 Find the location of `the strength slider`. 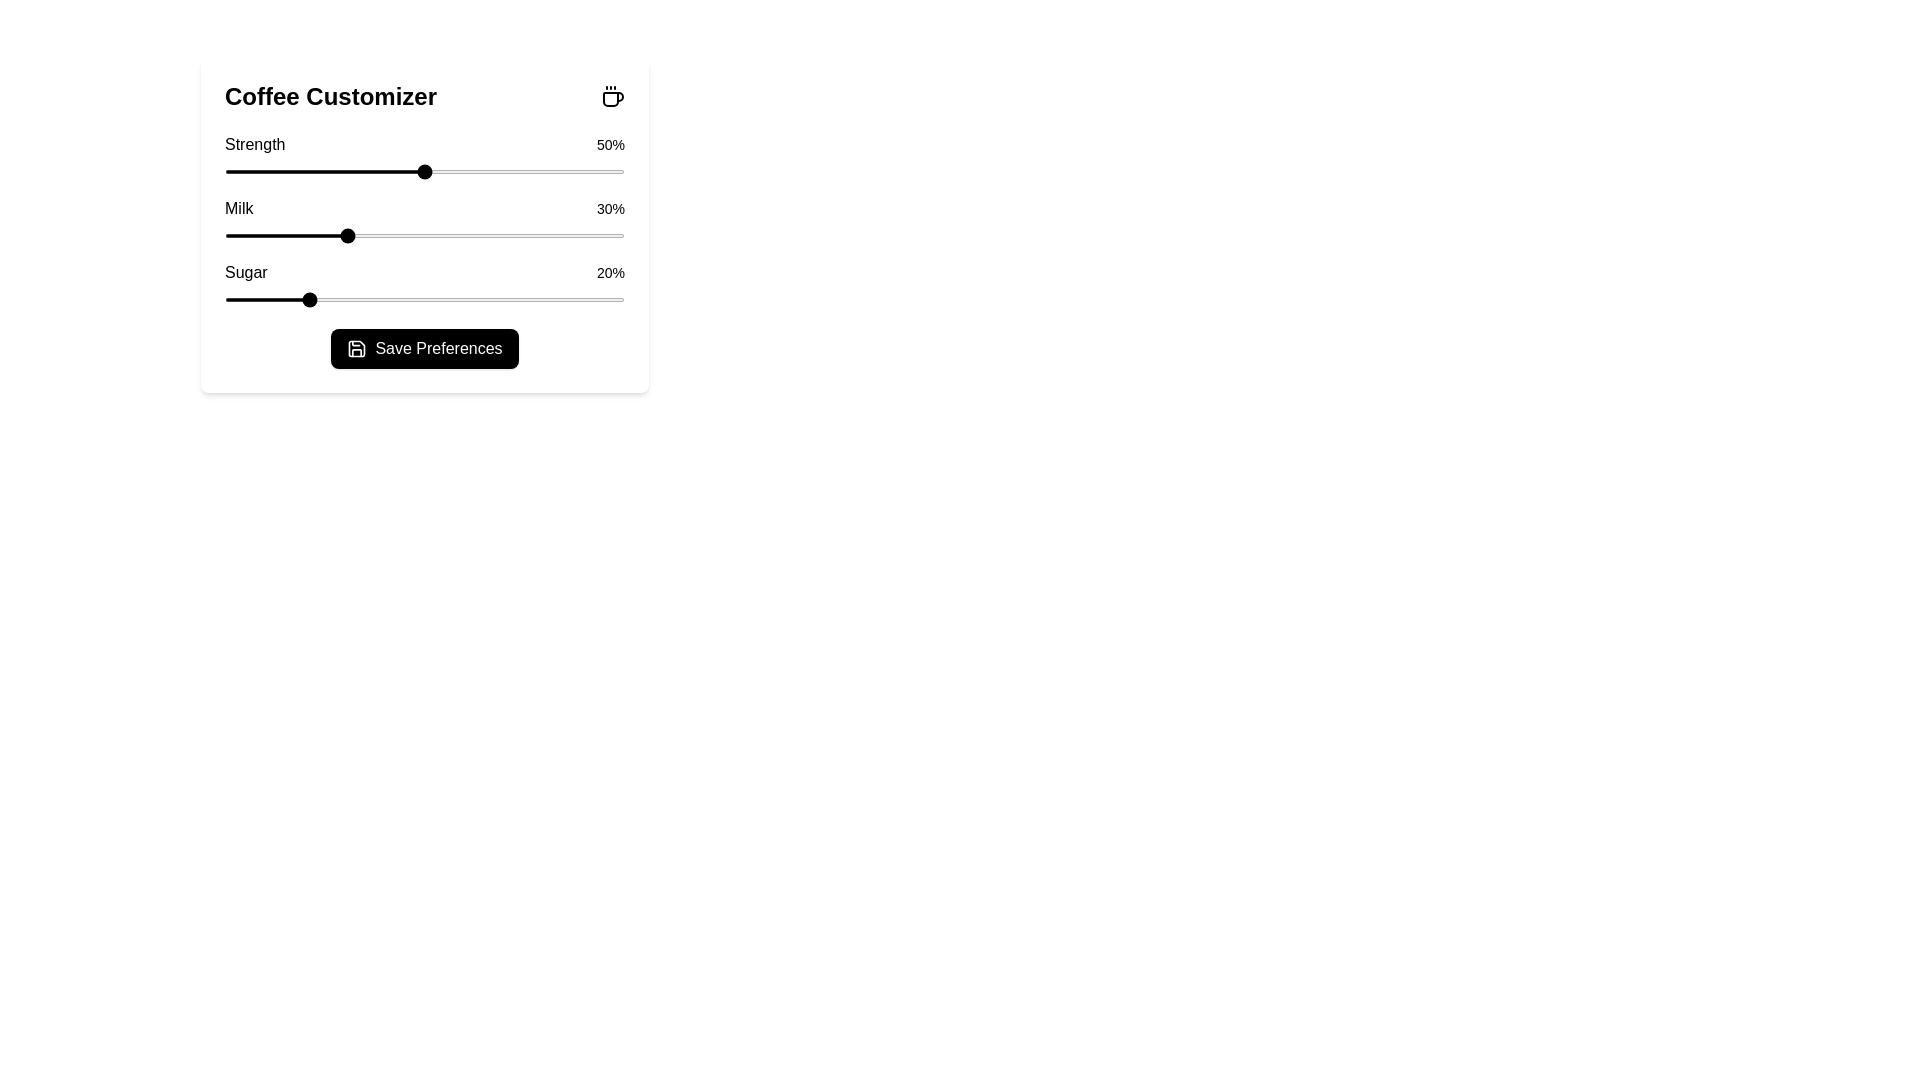

the strength slider is located at coordinates (603, 171).